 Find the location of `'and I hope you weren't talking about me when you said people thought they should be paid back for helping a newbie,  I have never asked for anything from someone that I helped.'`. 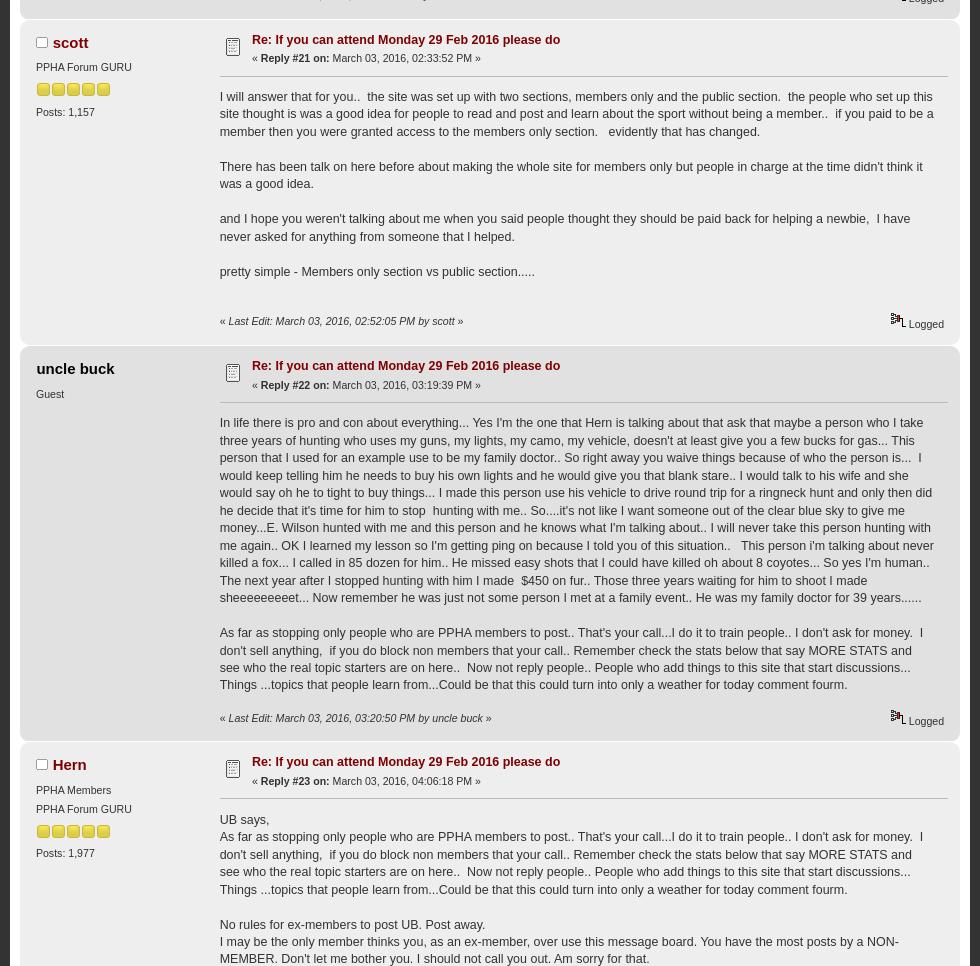

'and I hope you weren't talking about me when you said people thought they should be paid back for helping a newbie,  I have never asked for anything from someone that I helped.' is located at coordinates (564, 226).